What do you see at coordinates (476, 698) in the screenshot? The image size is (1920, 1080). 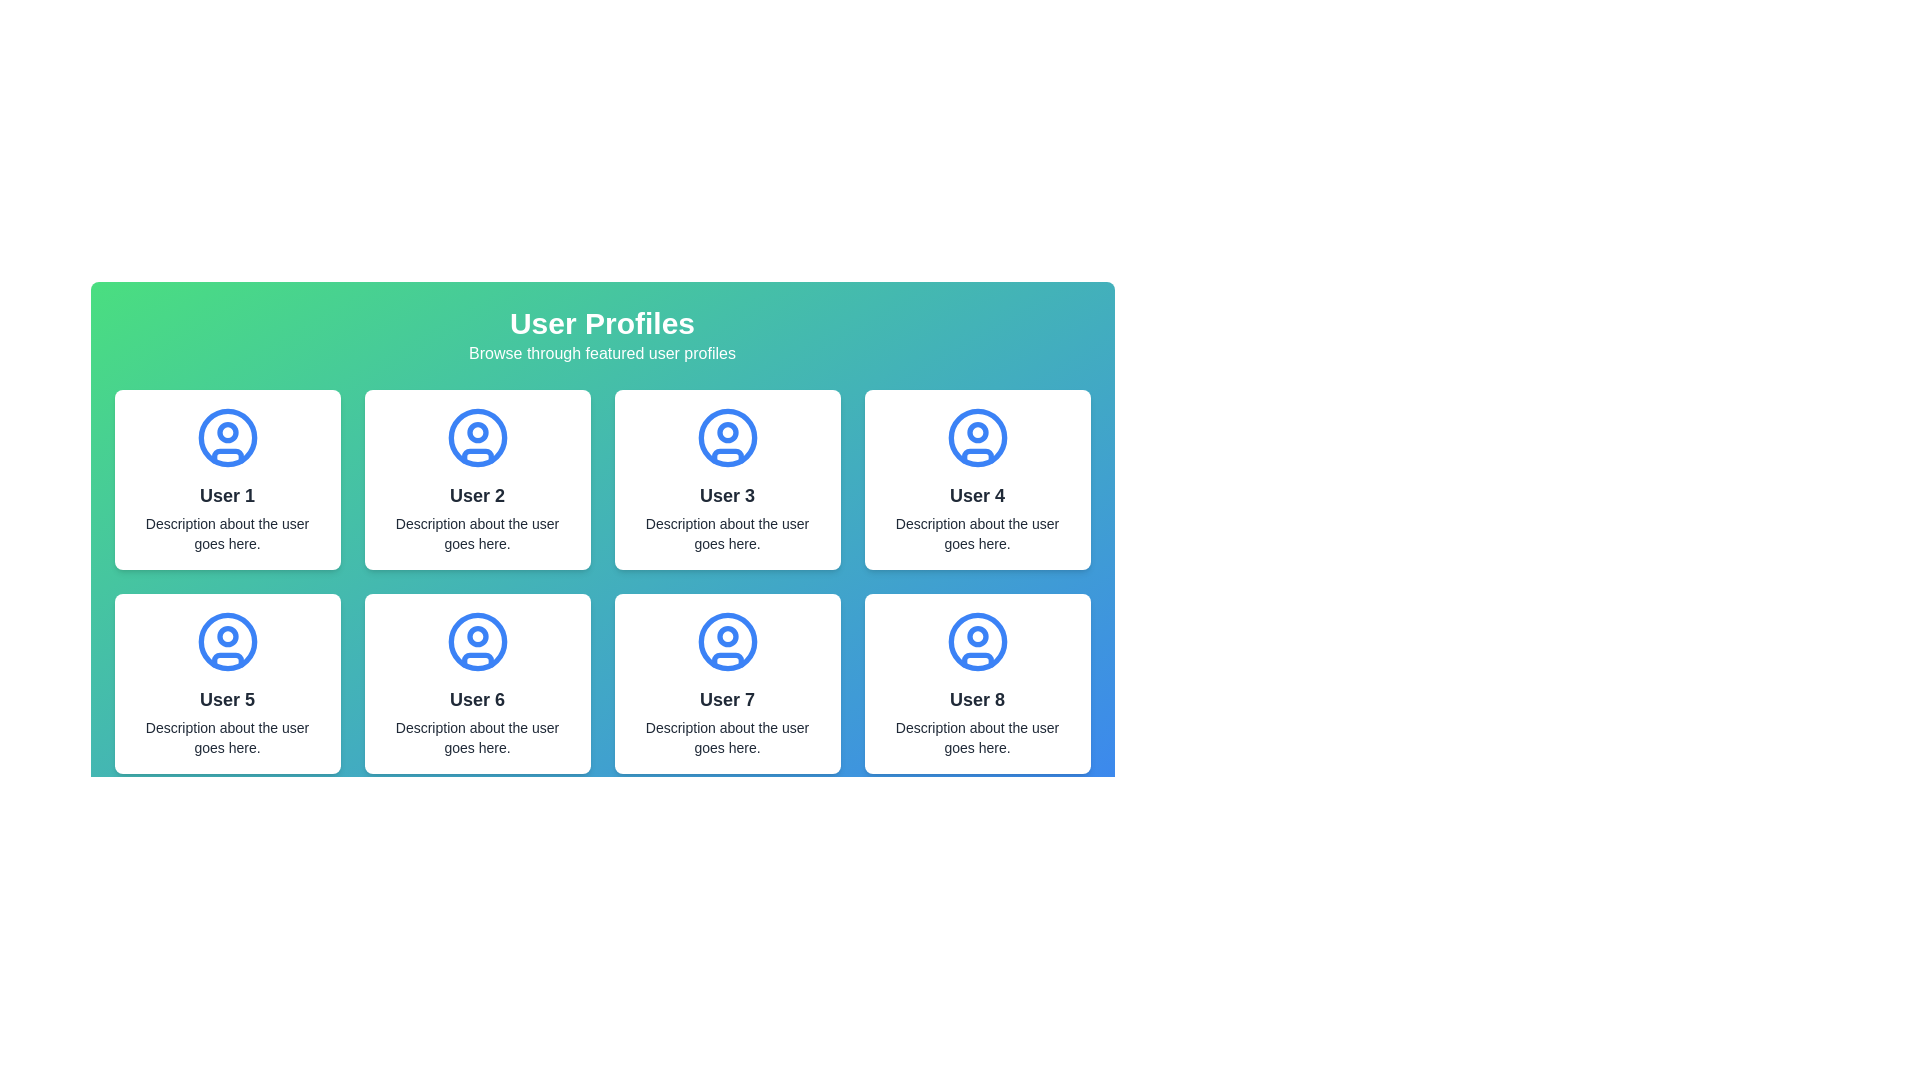 I see `the bold text label reading 'User 6' that is centrally aligned within a white, rounded rectangular card in the user profile section` at bounding box center [476, 698].